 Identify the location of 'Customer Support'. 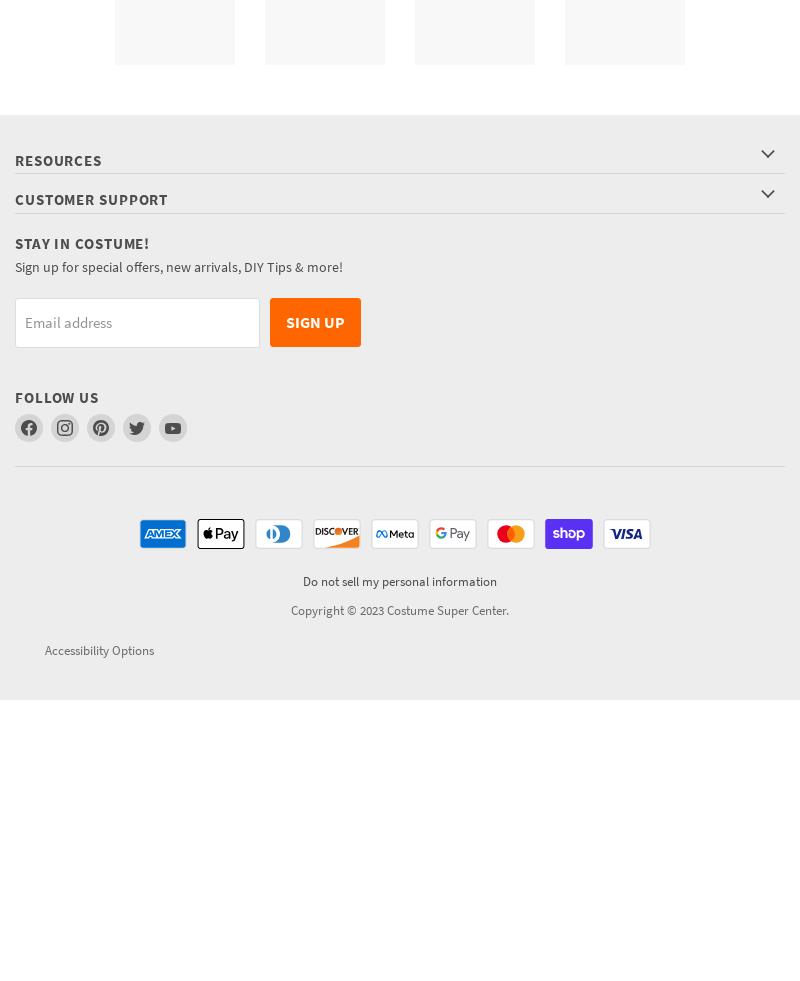
(91, 198).